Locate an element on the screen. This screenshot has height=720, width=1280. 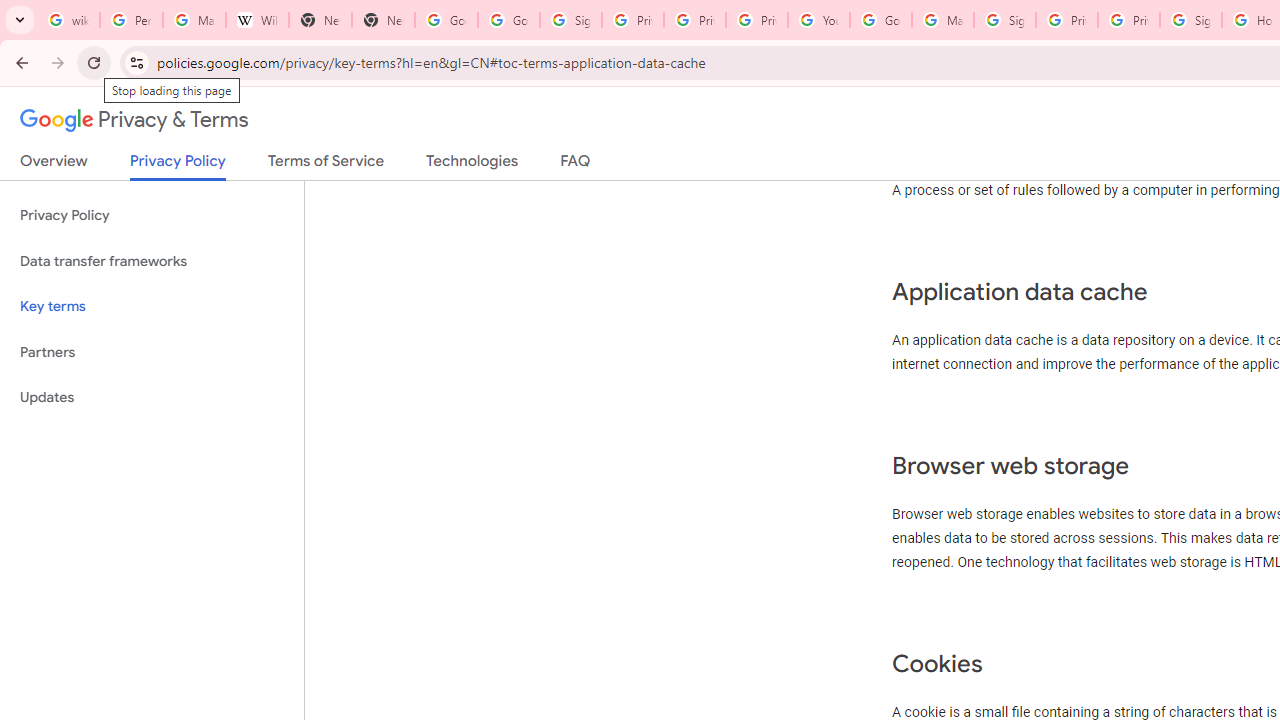
'Manage your Location History - Google Search Help' is located at coordinates (194, 20).